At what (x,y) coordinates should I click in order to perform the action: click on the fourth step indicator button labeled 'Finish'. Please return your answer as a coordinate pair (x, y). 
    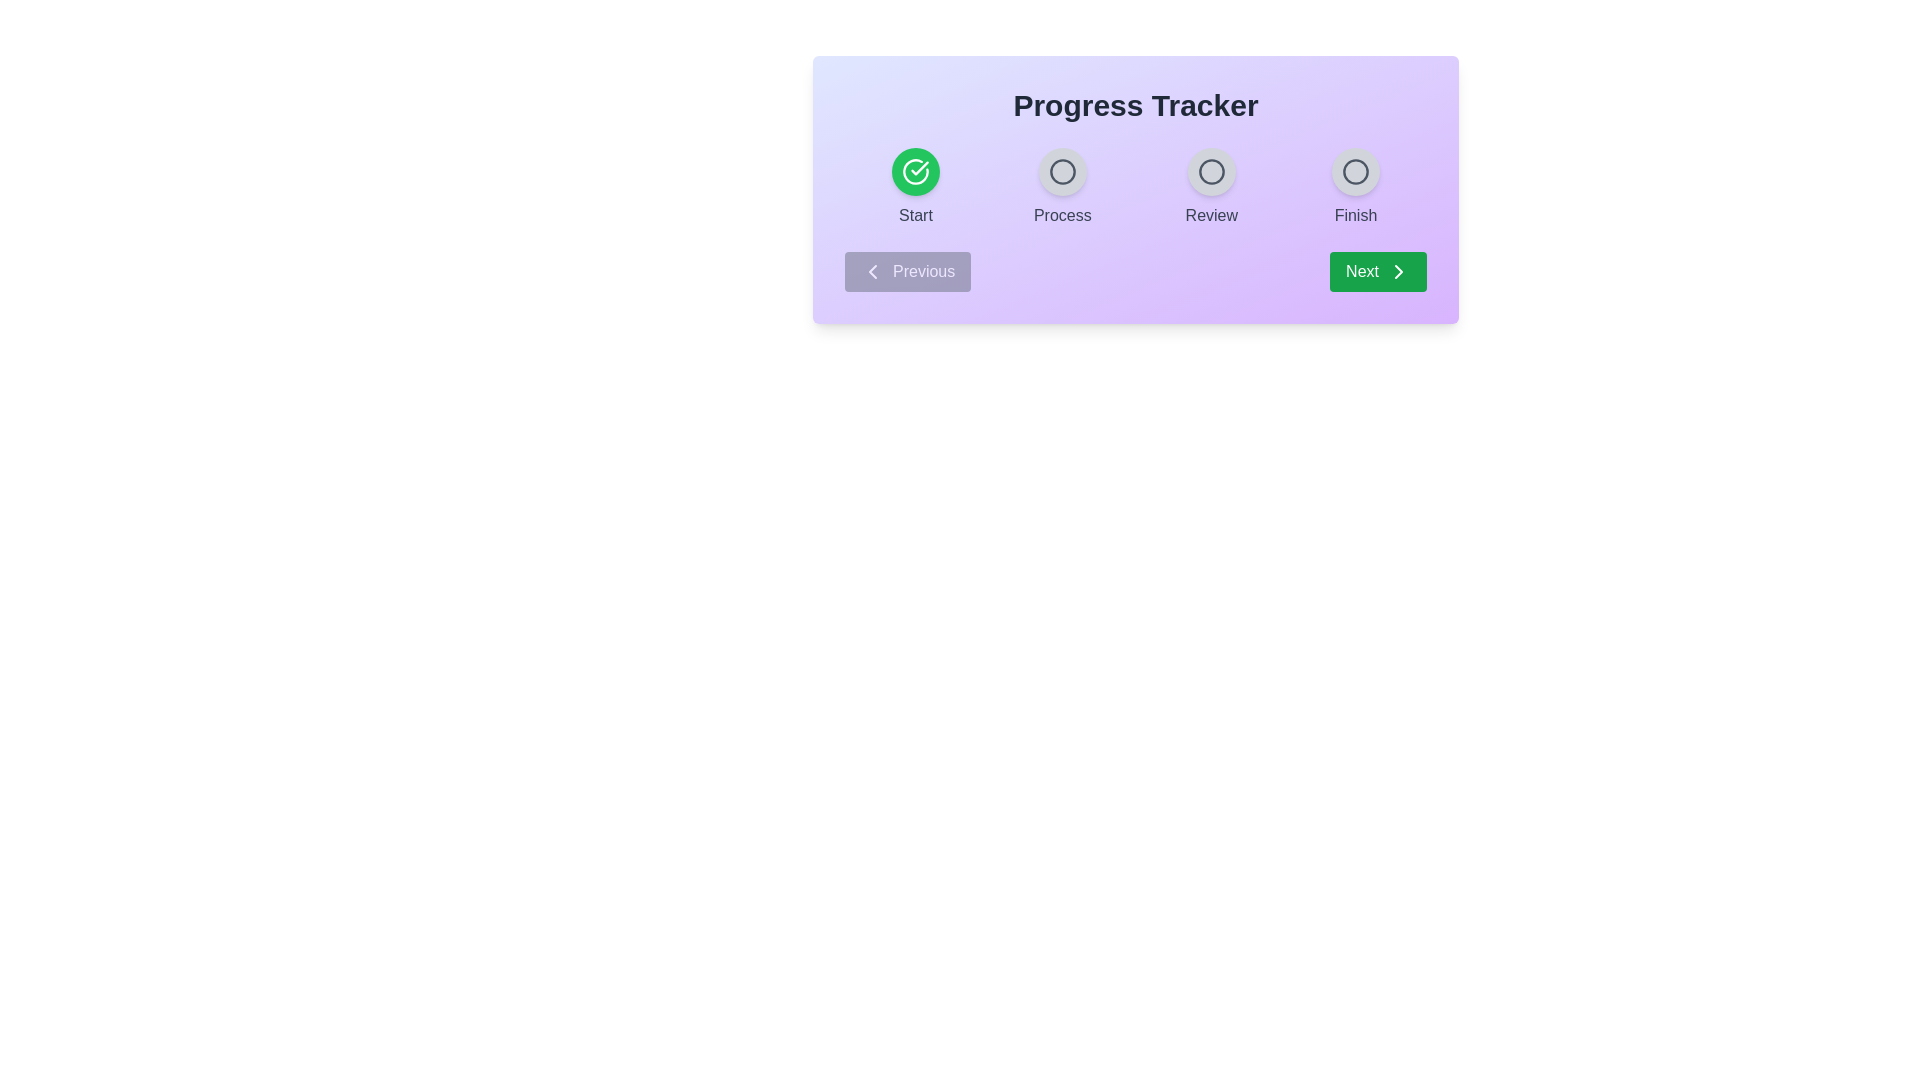
    Looking at the image, I should click on (1355, 171).